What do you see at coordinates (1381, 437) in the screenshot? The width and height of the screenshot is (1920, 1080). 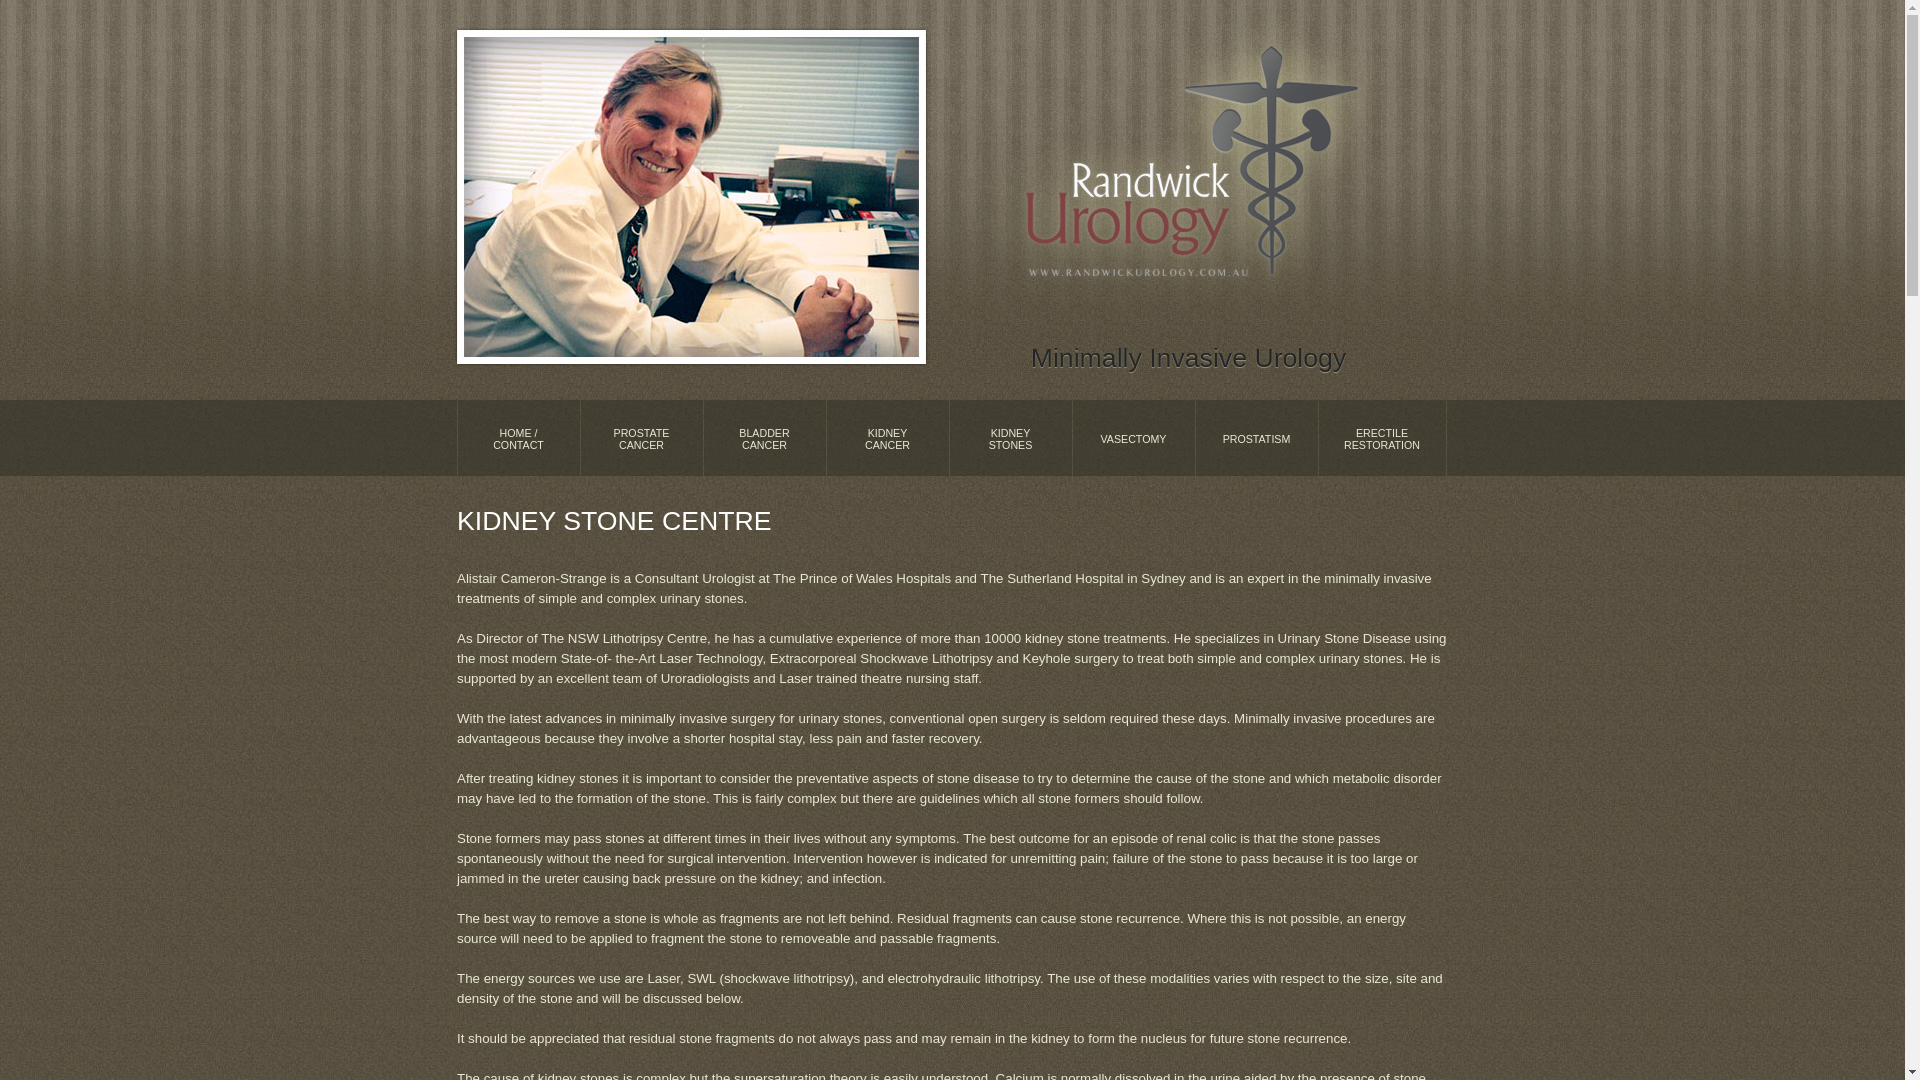 I see `'ERECTILE` at bounding box center [1381, 437].